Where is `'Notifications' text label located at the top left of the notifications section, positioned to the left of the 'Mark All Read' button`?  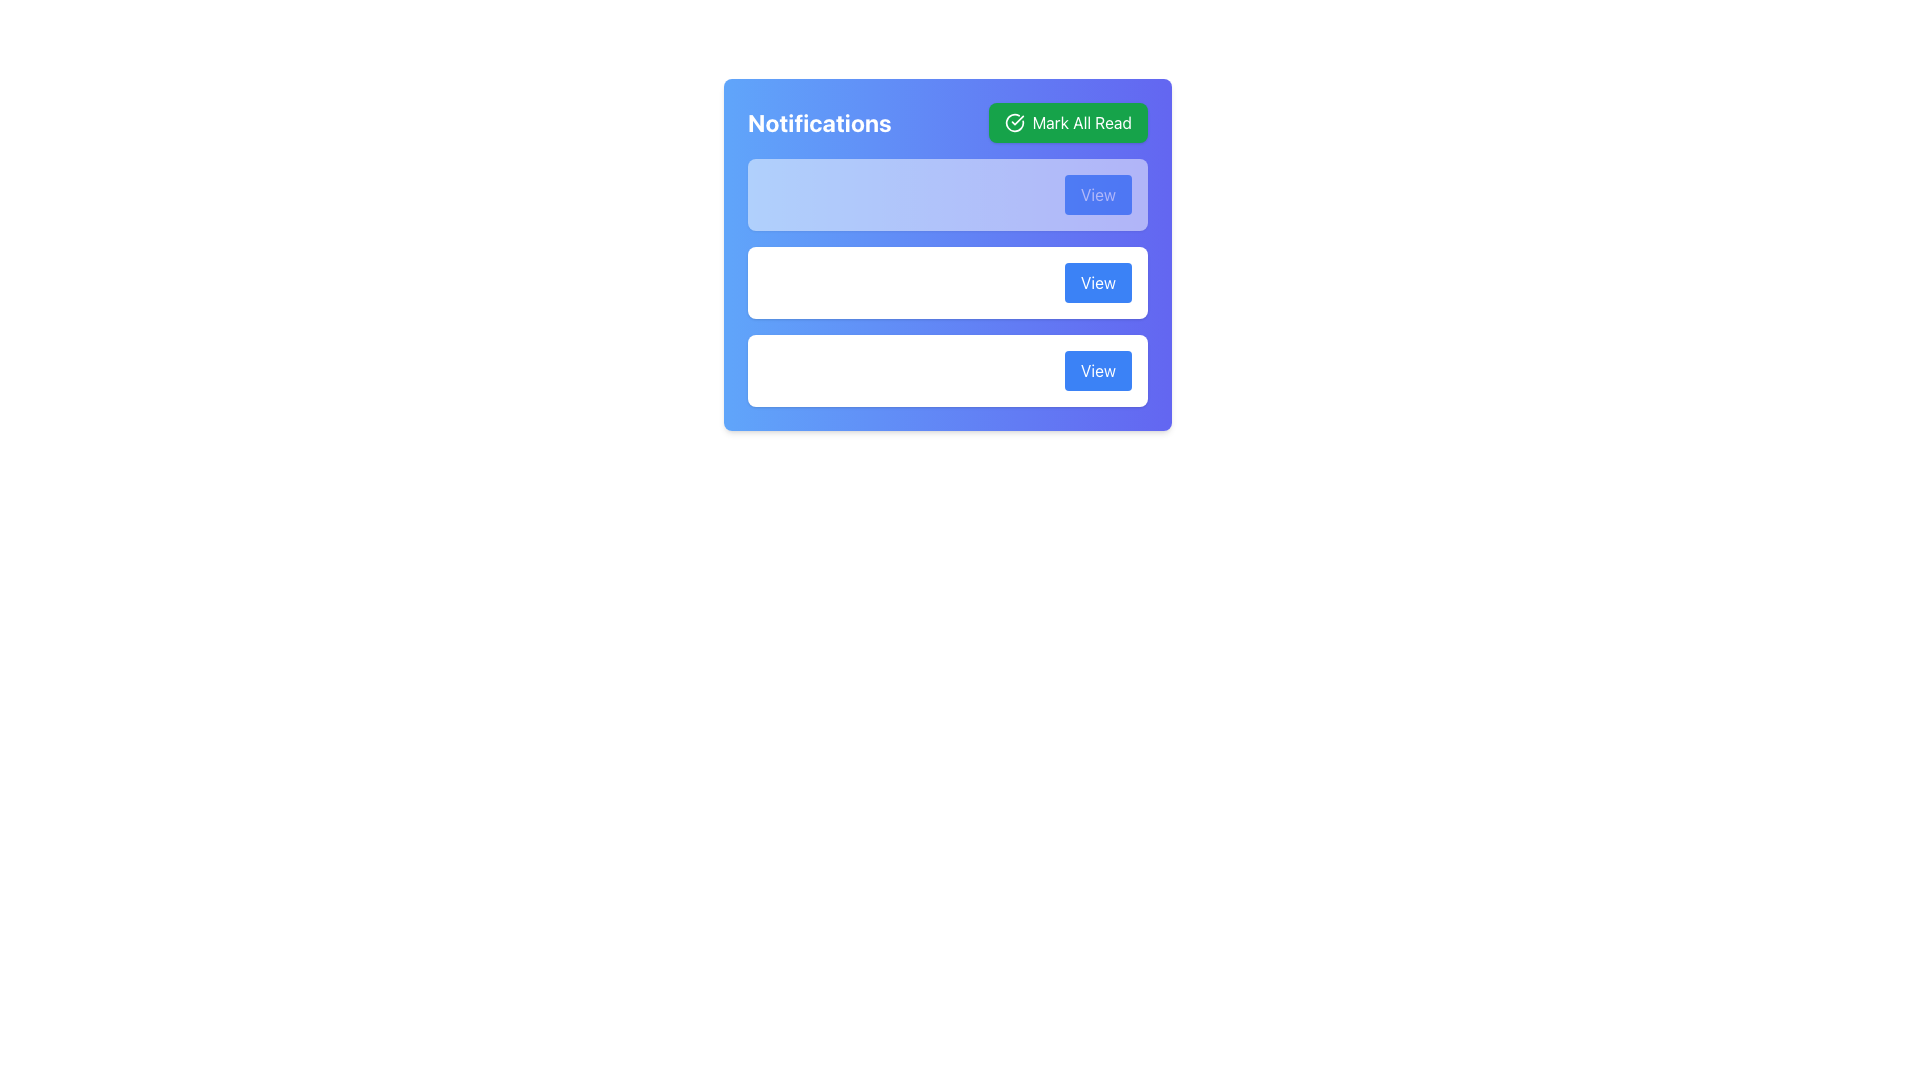 'Notifications' text label located at the top left of the notifications section, positioned to the left of the 'Mark All Read' button is located at coordinates (819, 123).